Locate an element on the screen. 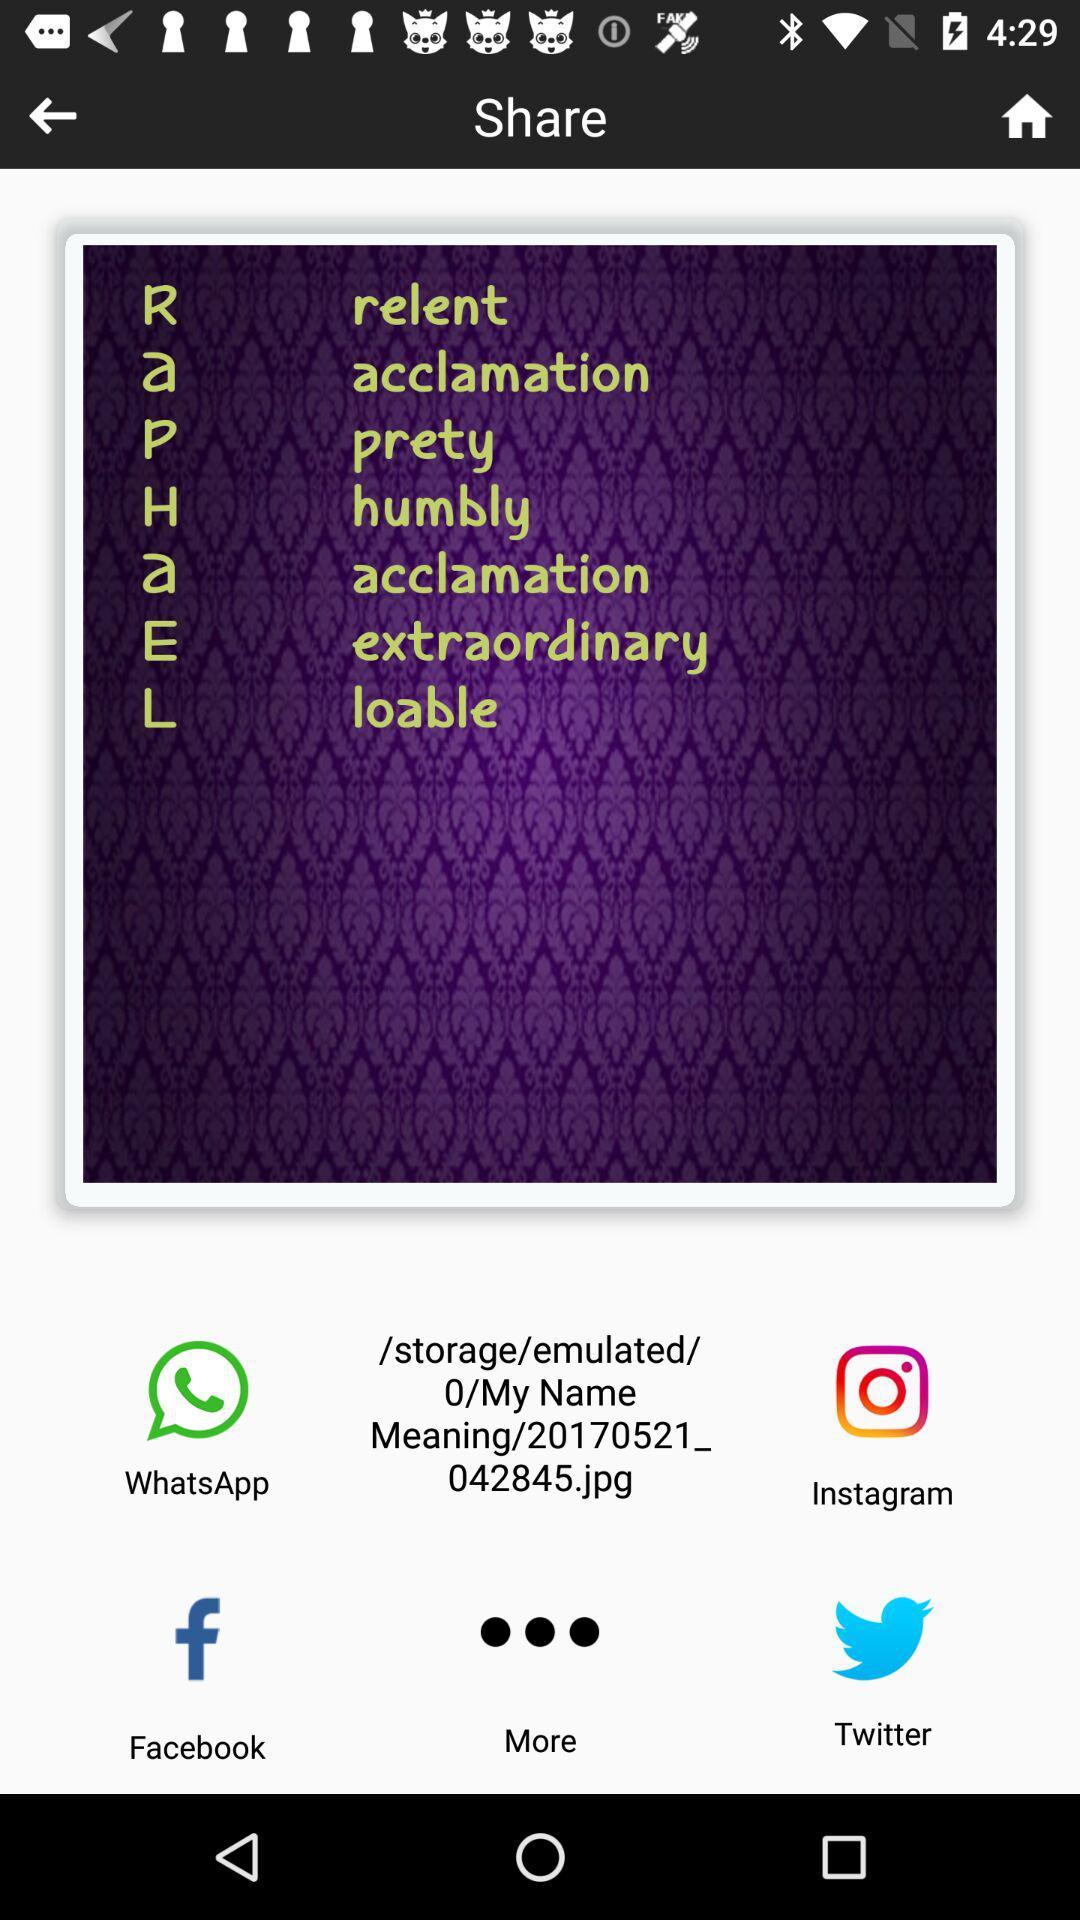  the more icon is located at coordinates (540, 1632).